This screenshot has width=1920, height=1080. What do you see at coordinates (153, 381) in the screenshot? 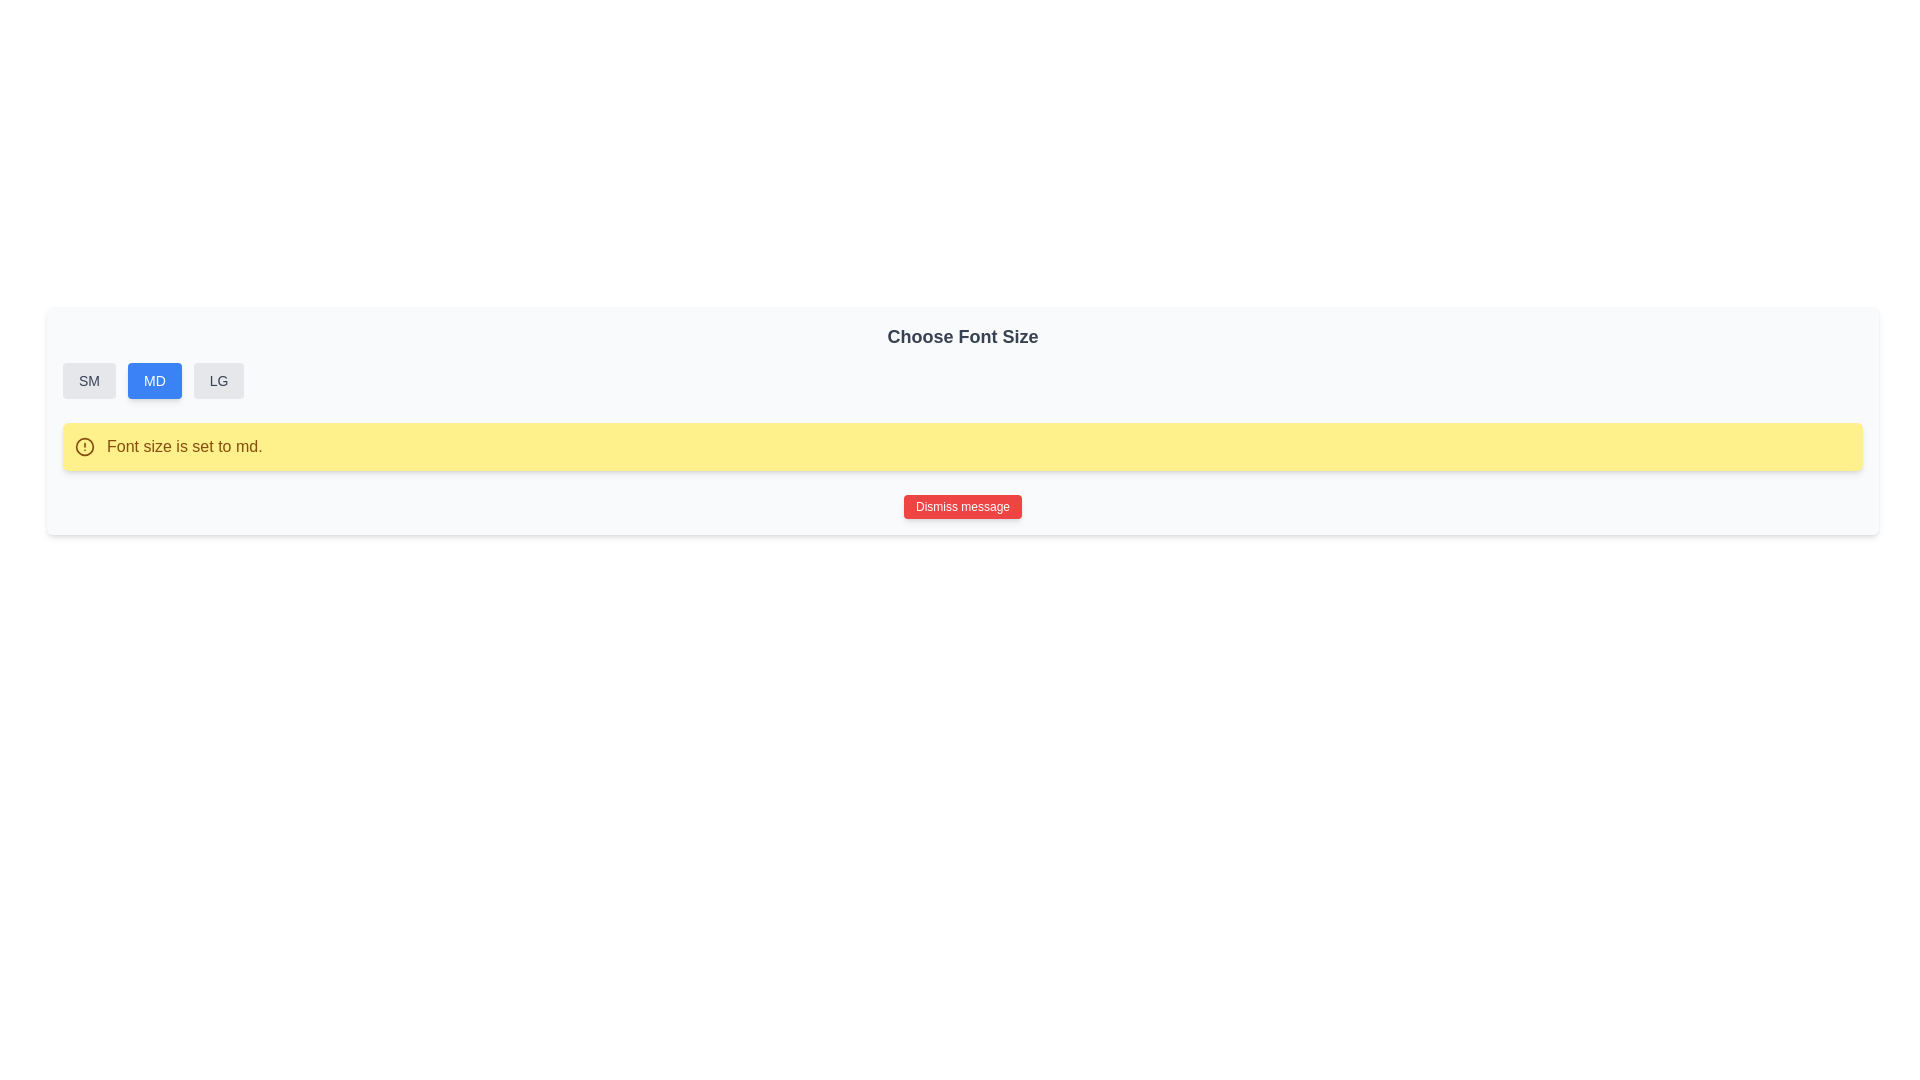
I see `the medium-sized rectangular button labeled 'MD' with a blue background and white text` at bounding box center [153, 381].